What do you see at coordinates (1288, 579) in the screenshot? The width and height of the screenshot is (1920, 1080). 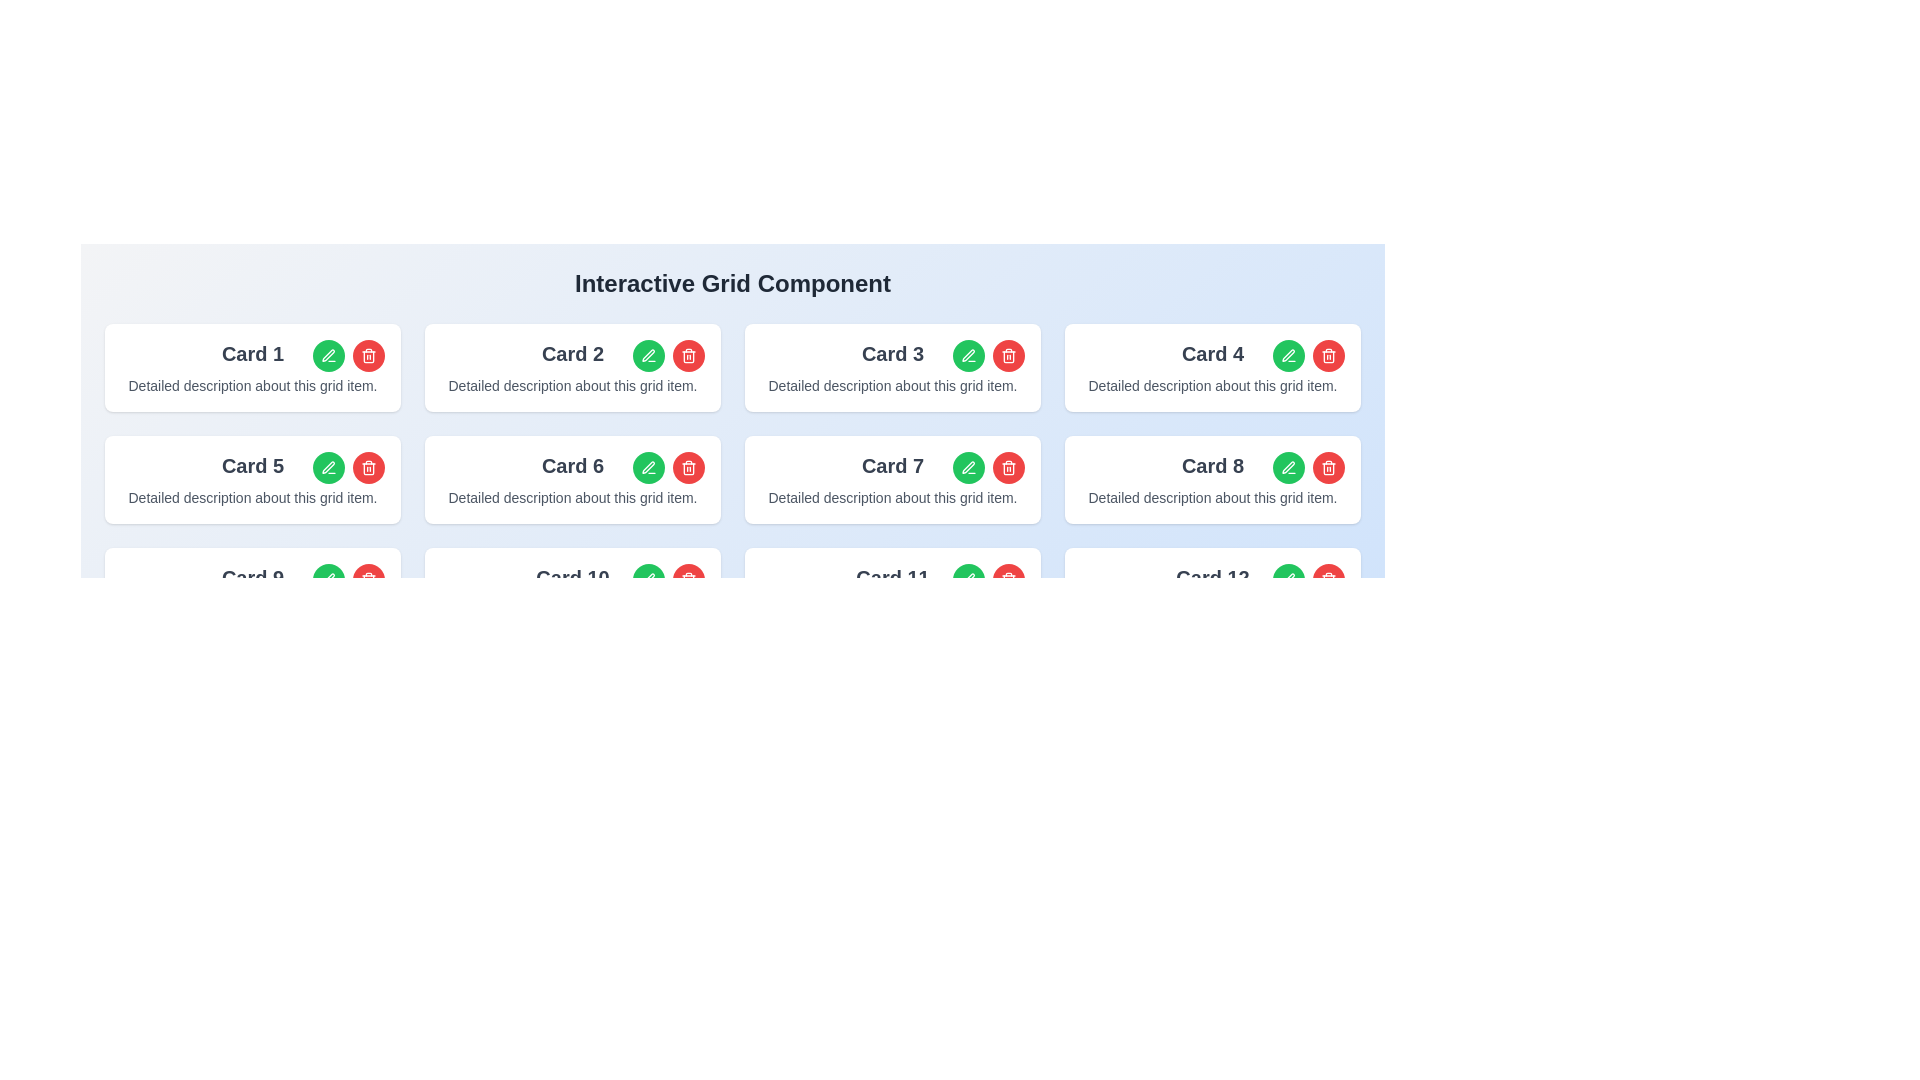 I see `the pen/edit icon located at the top-right corner of 'Card 8'` at bounding box center [1288, 579].